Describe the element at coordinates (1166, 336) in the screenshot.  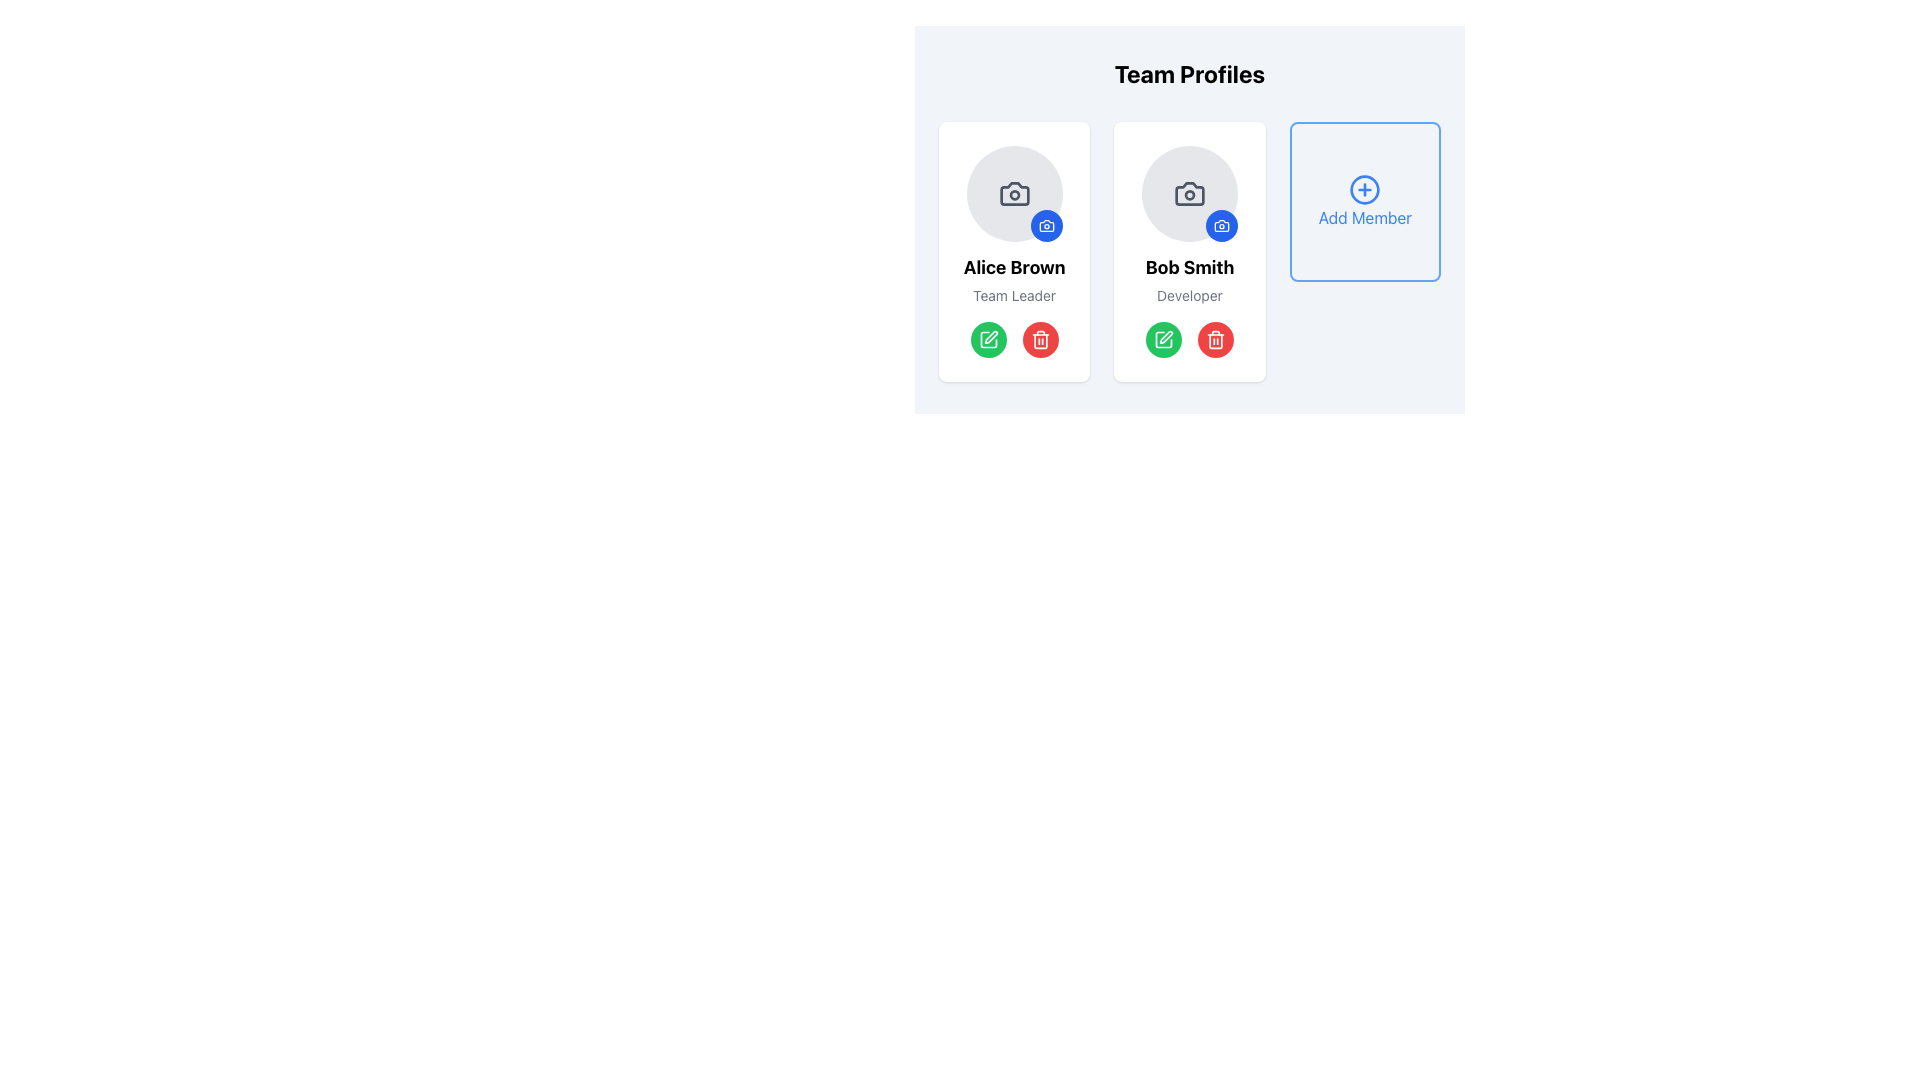
I see `the edit icon representing the edit functionality for Bob Smith's profile in the 'Team Profiles' section` at that location.